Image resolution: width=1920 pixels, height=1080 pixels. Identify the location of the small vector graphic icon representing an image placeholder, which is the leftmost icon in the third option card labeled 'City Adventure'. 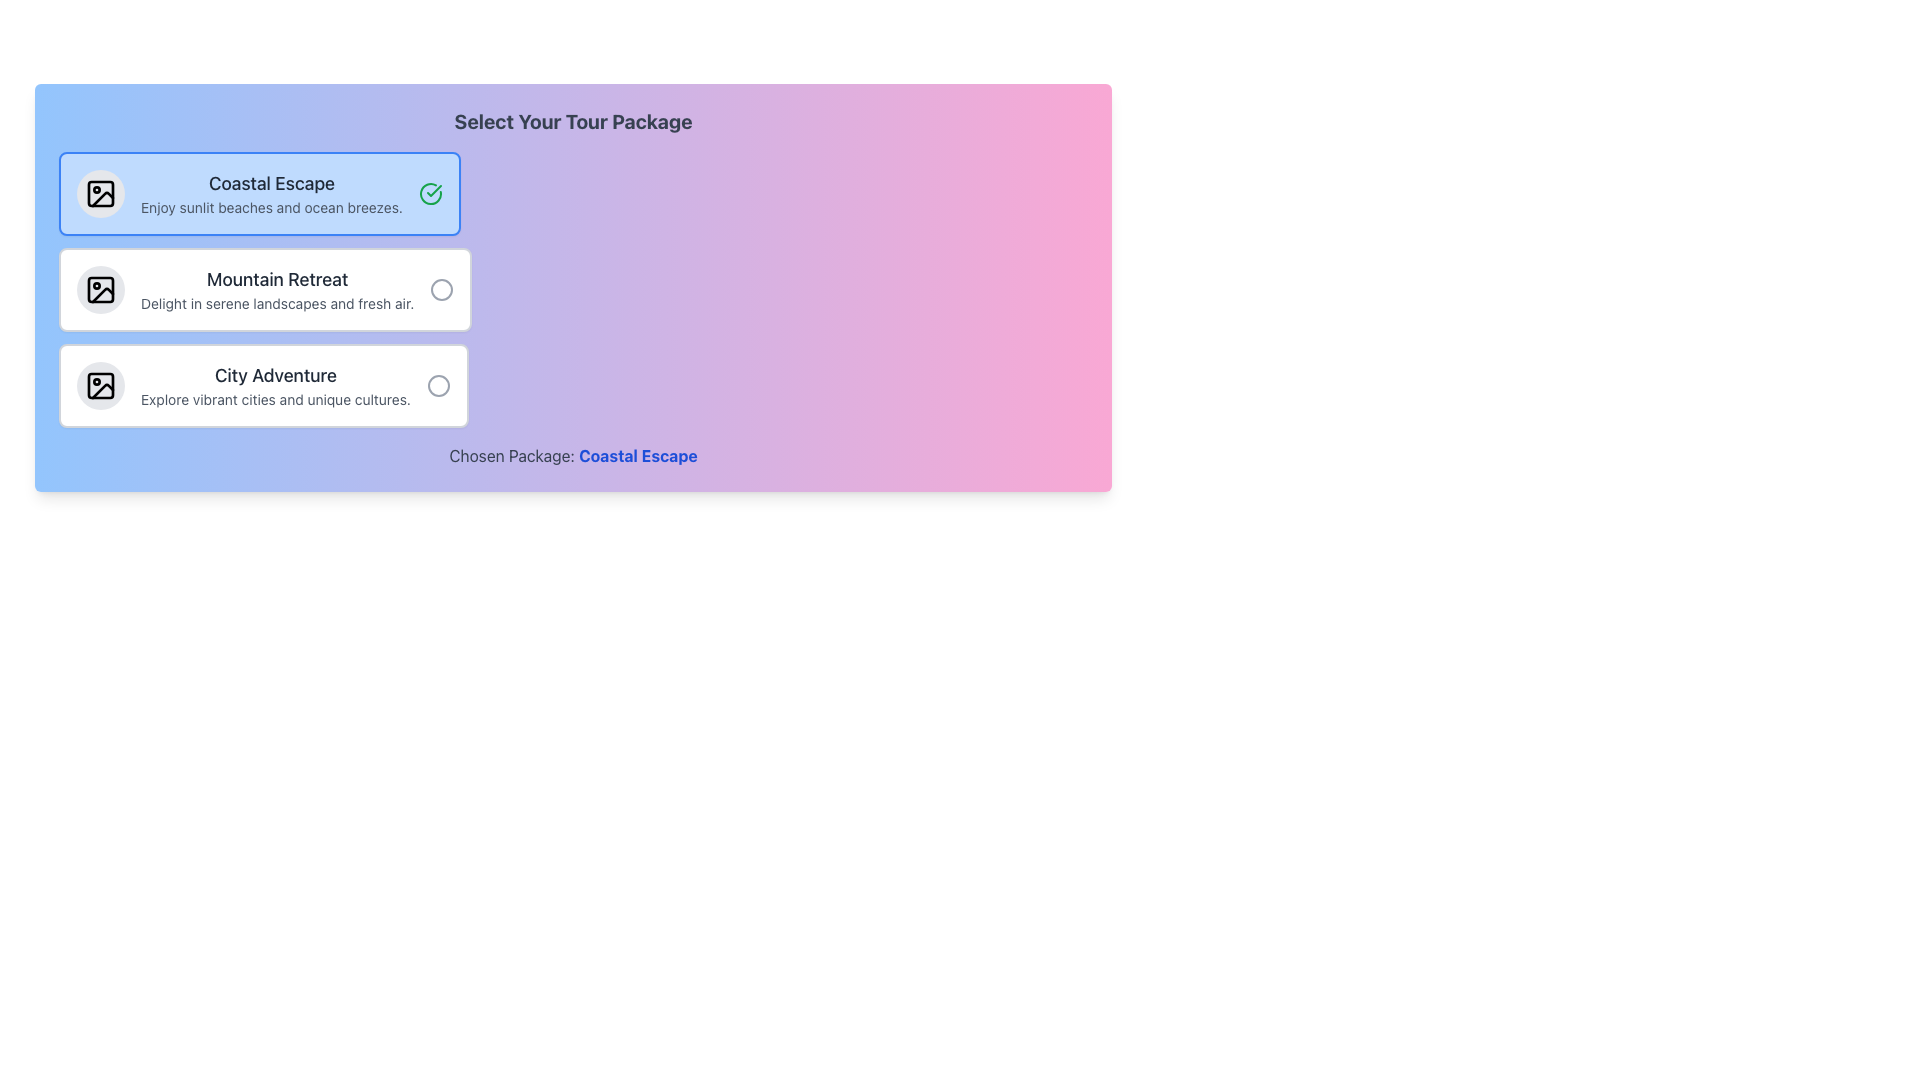
(99, 385).